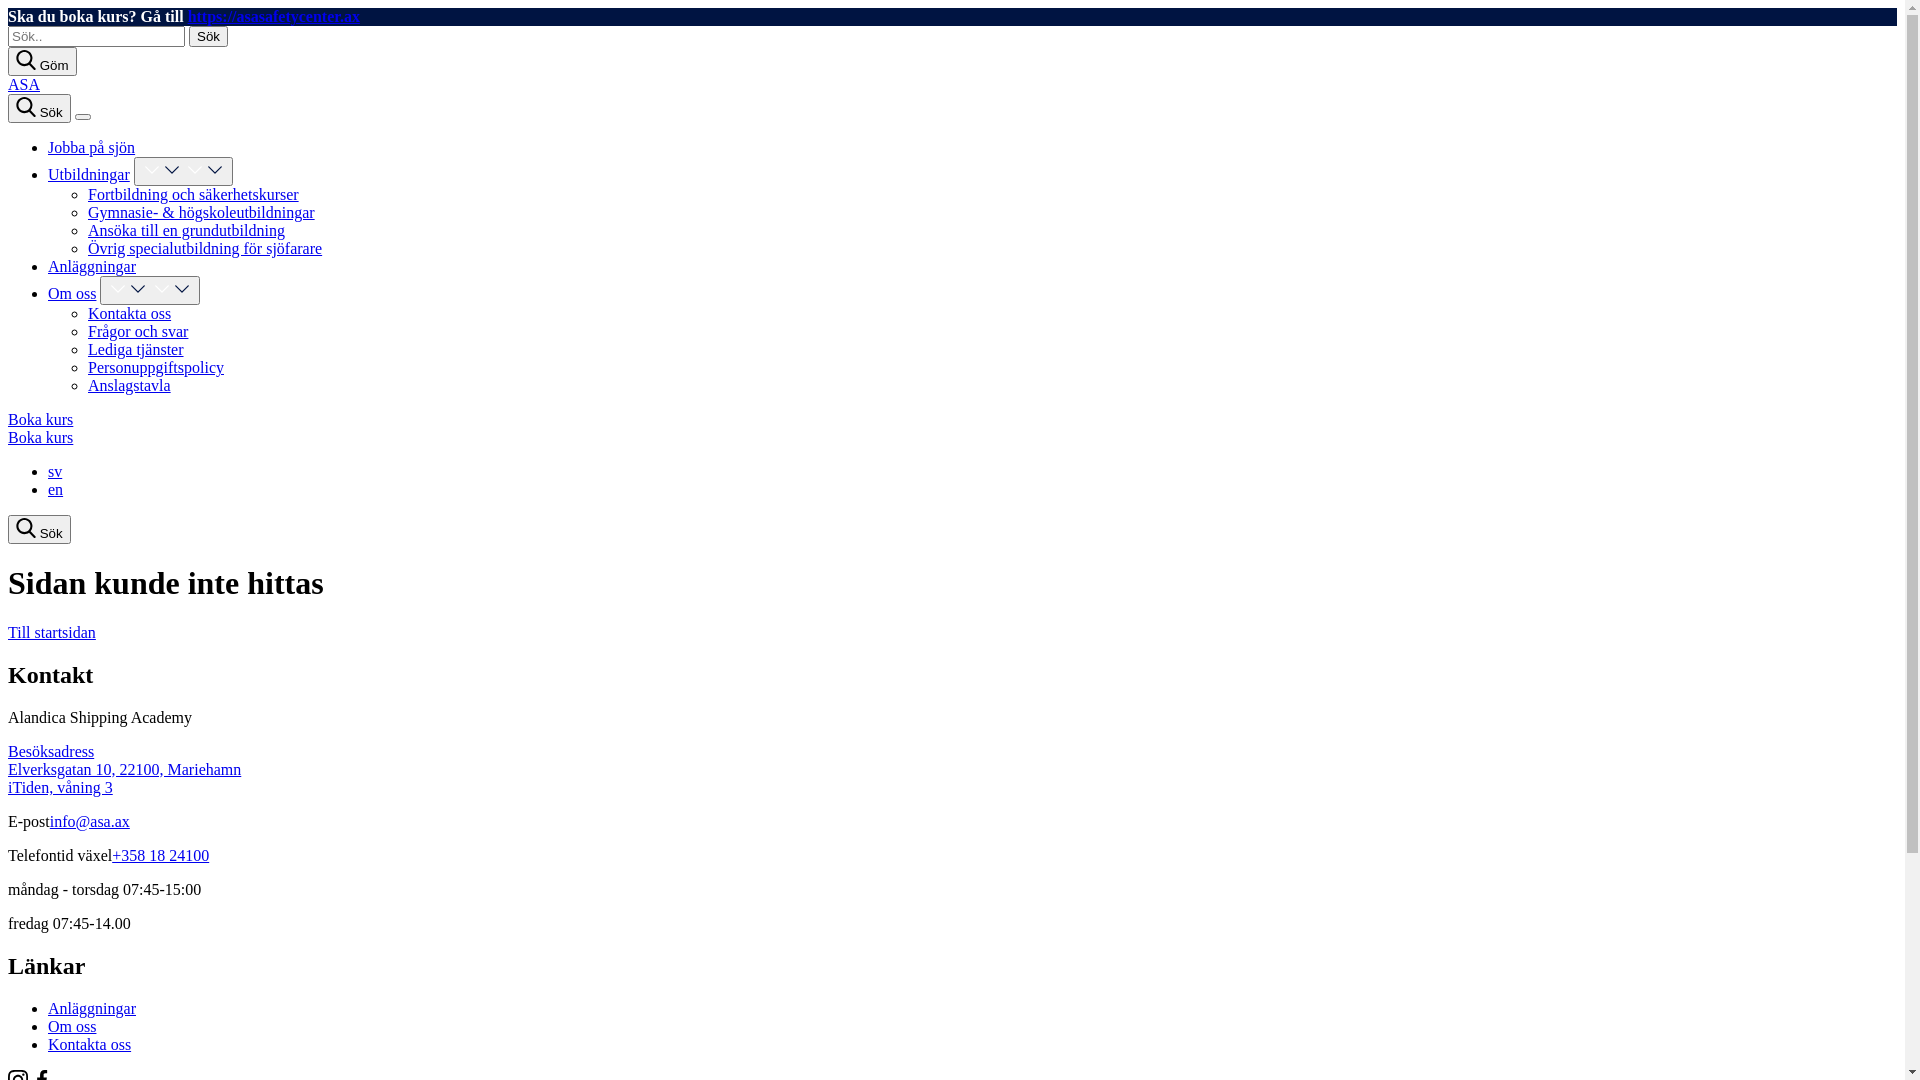 This screenshot has height=1080, width=1920. What do you see at coordinates (52, 632) in the screenshot?
I see `'Till startsidan'` at bounding box center [52, 632].